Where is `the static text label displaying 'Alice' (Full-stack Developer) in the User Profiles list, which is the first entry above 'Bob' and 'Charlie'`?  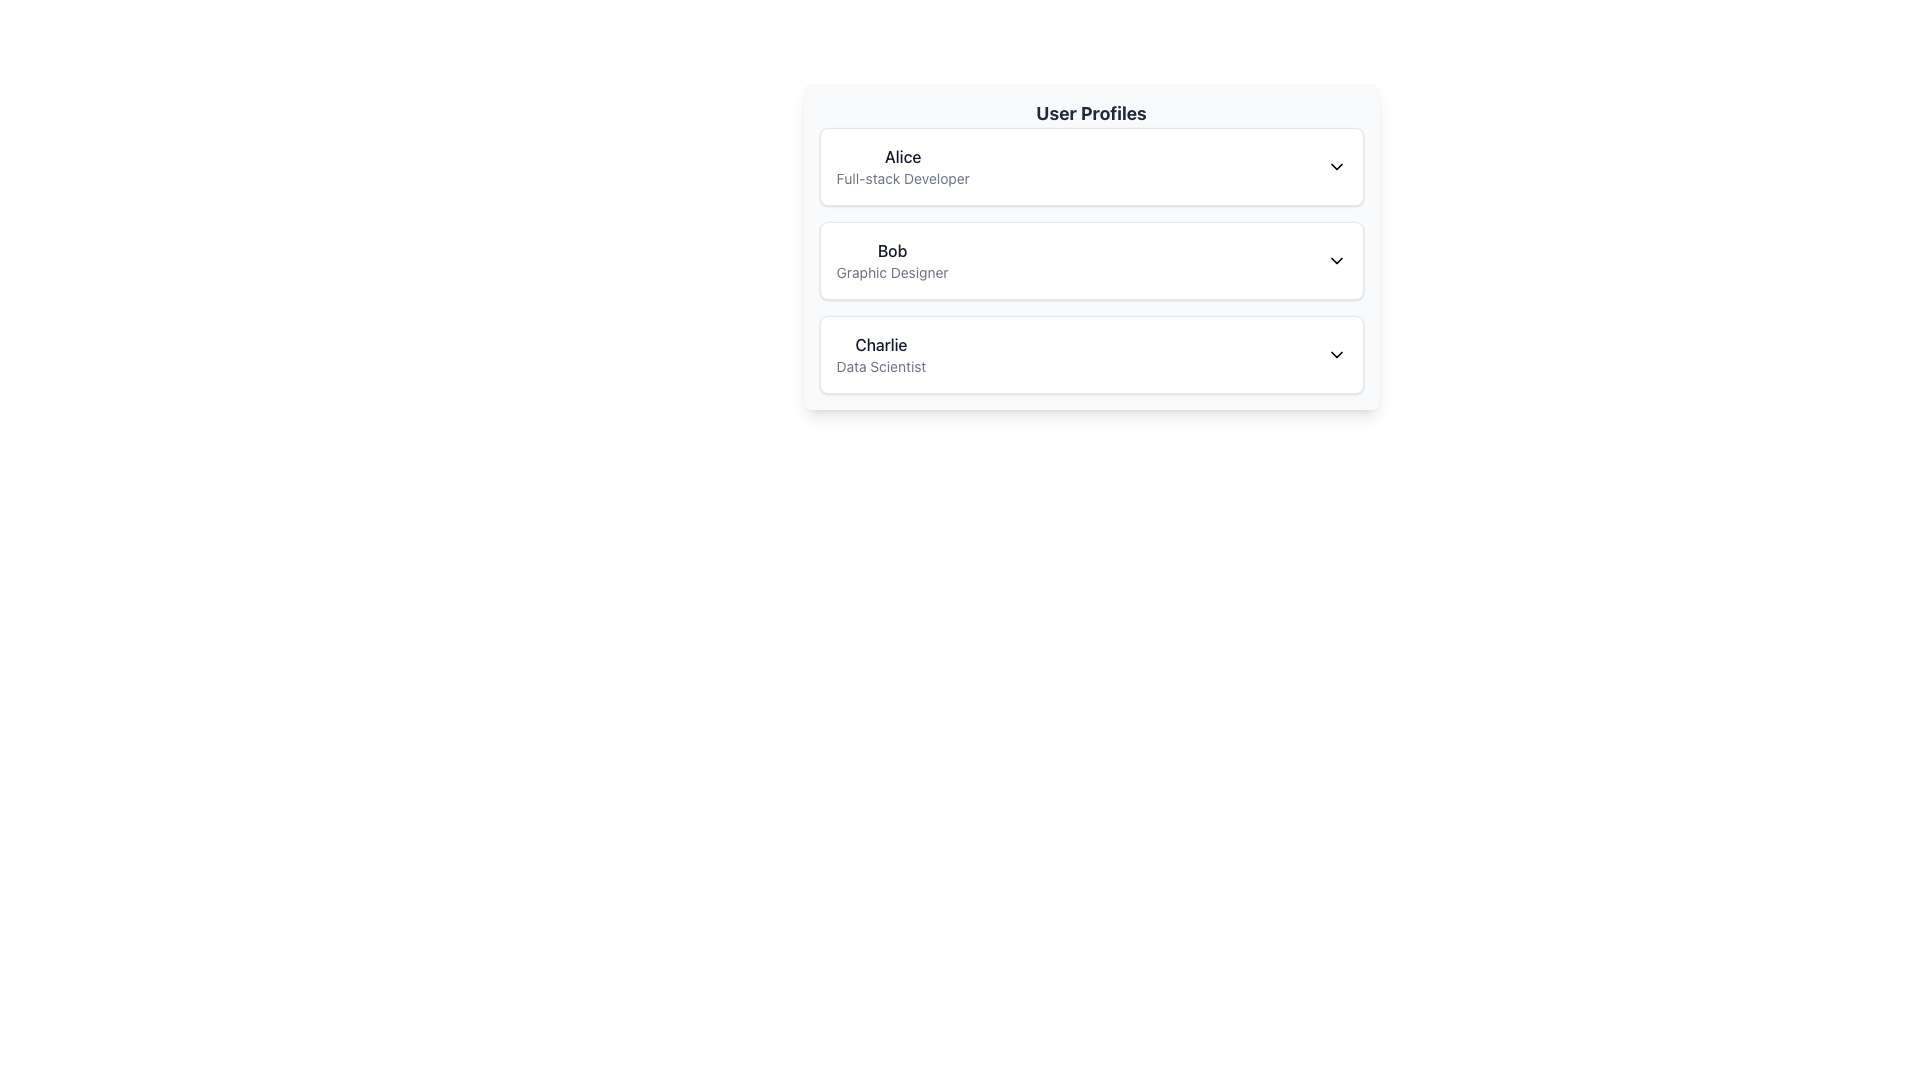 the static text label displaying 'Alice' (Full-stack Developer) in the User Profiles list, which is the first entry above 'Bob' and 'Charlie' is located at coordinates (902, 165).